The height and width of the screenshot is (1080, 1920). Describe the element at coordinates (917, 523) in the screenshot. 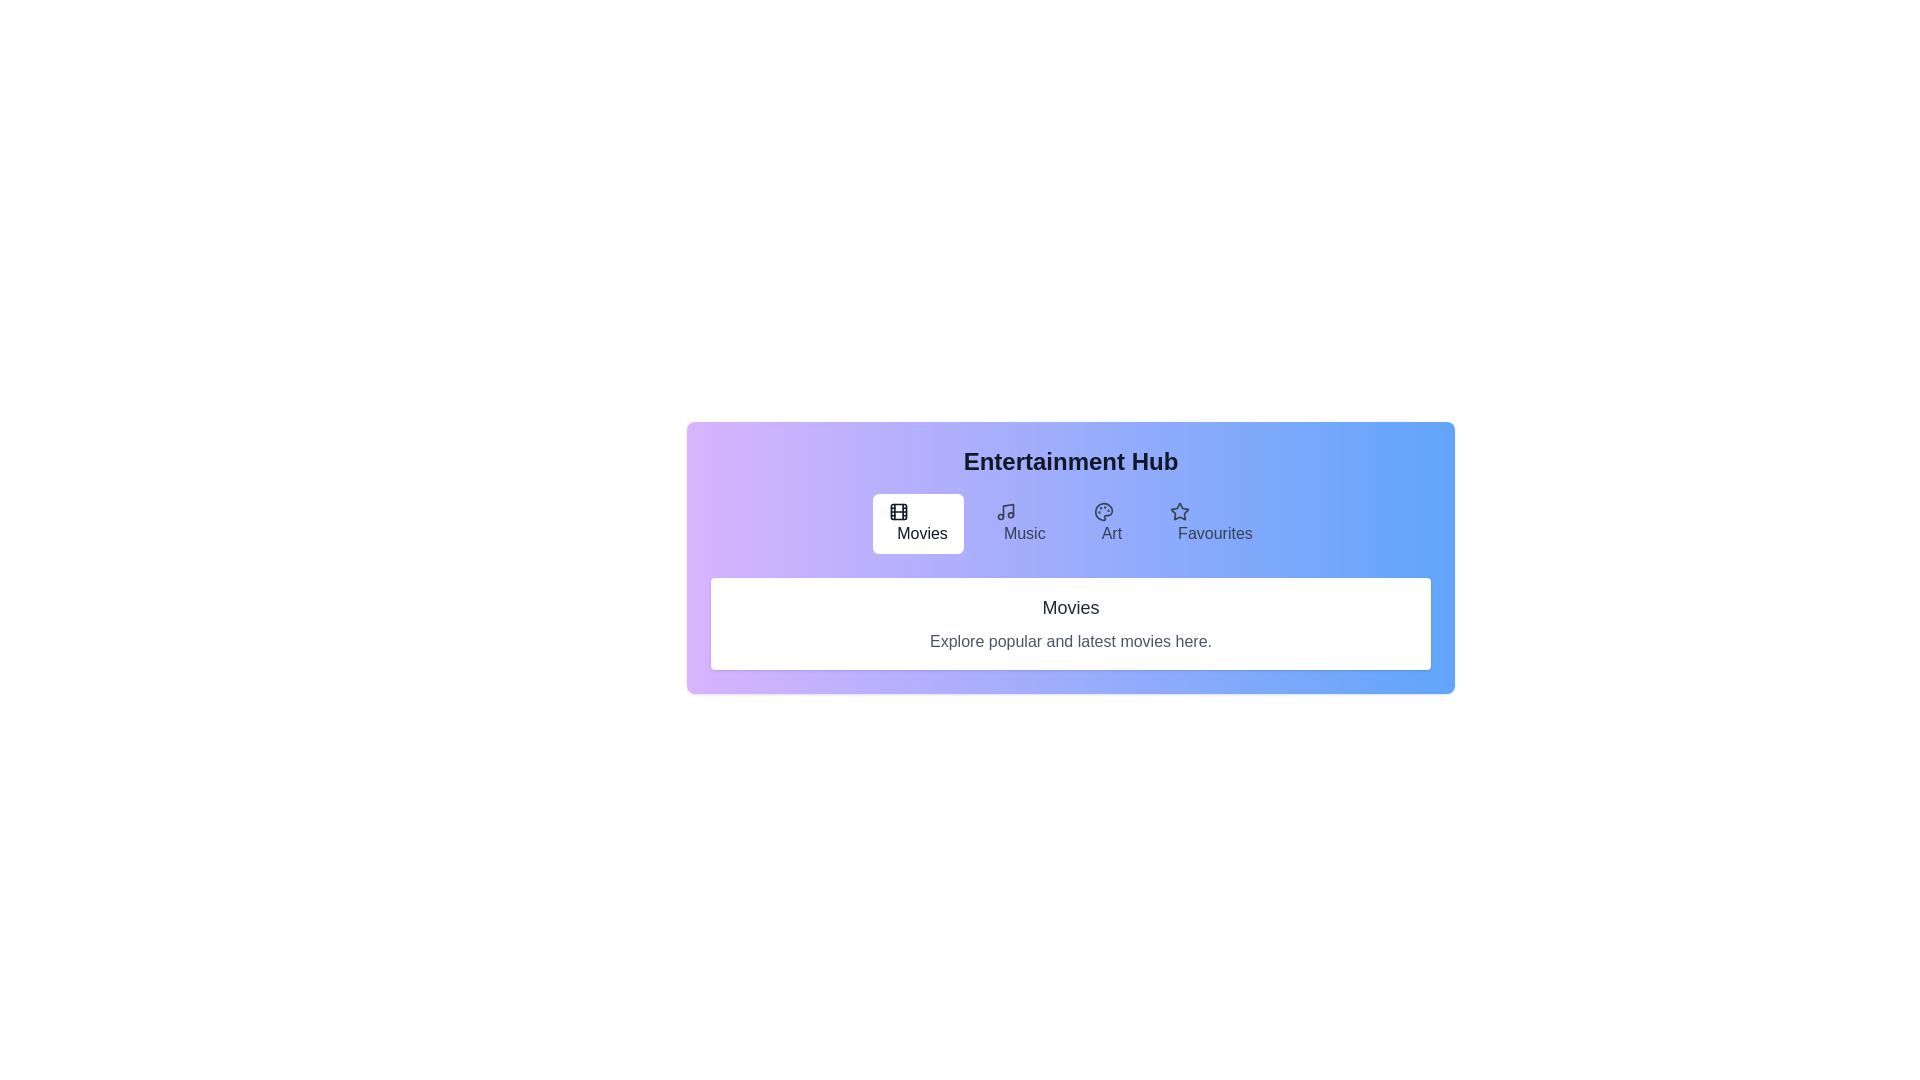

I see `the Movies tab by clicking on the corresponding tab button` at that location.